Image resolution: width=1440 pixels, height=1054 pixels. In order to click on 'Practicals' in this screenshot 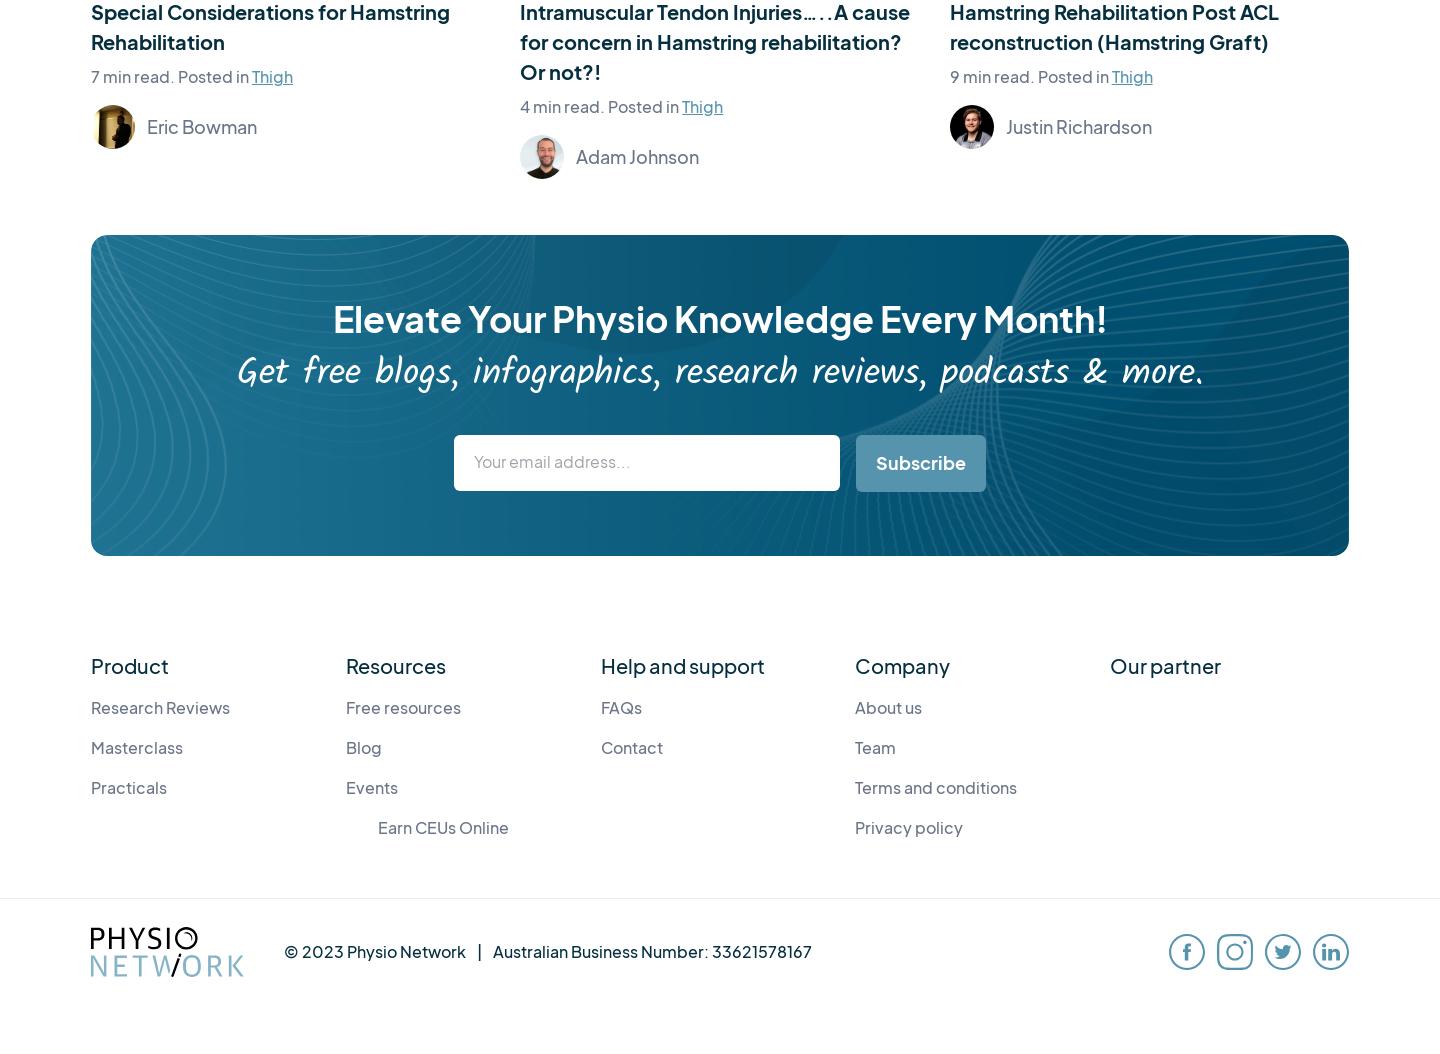, I will do `click(91, 786)`.